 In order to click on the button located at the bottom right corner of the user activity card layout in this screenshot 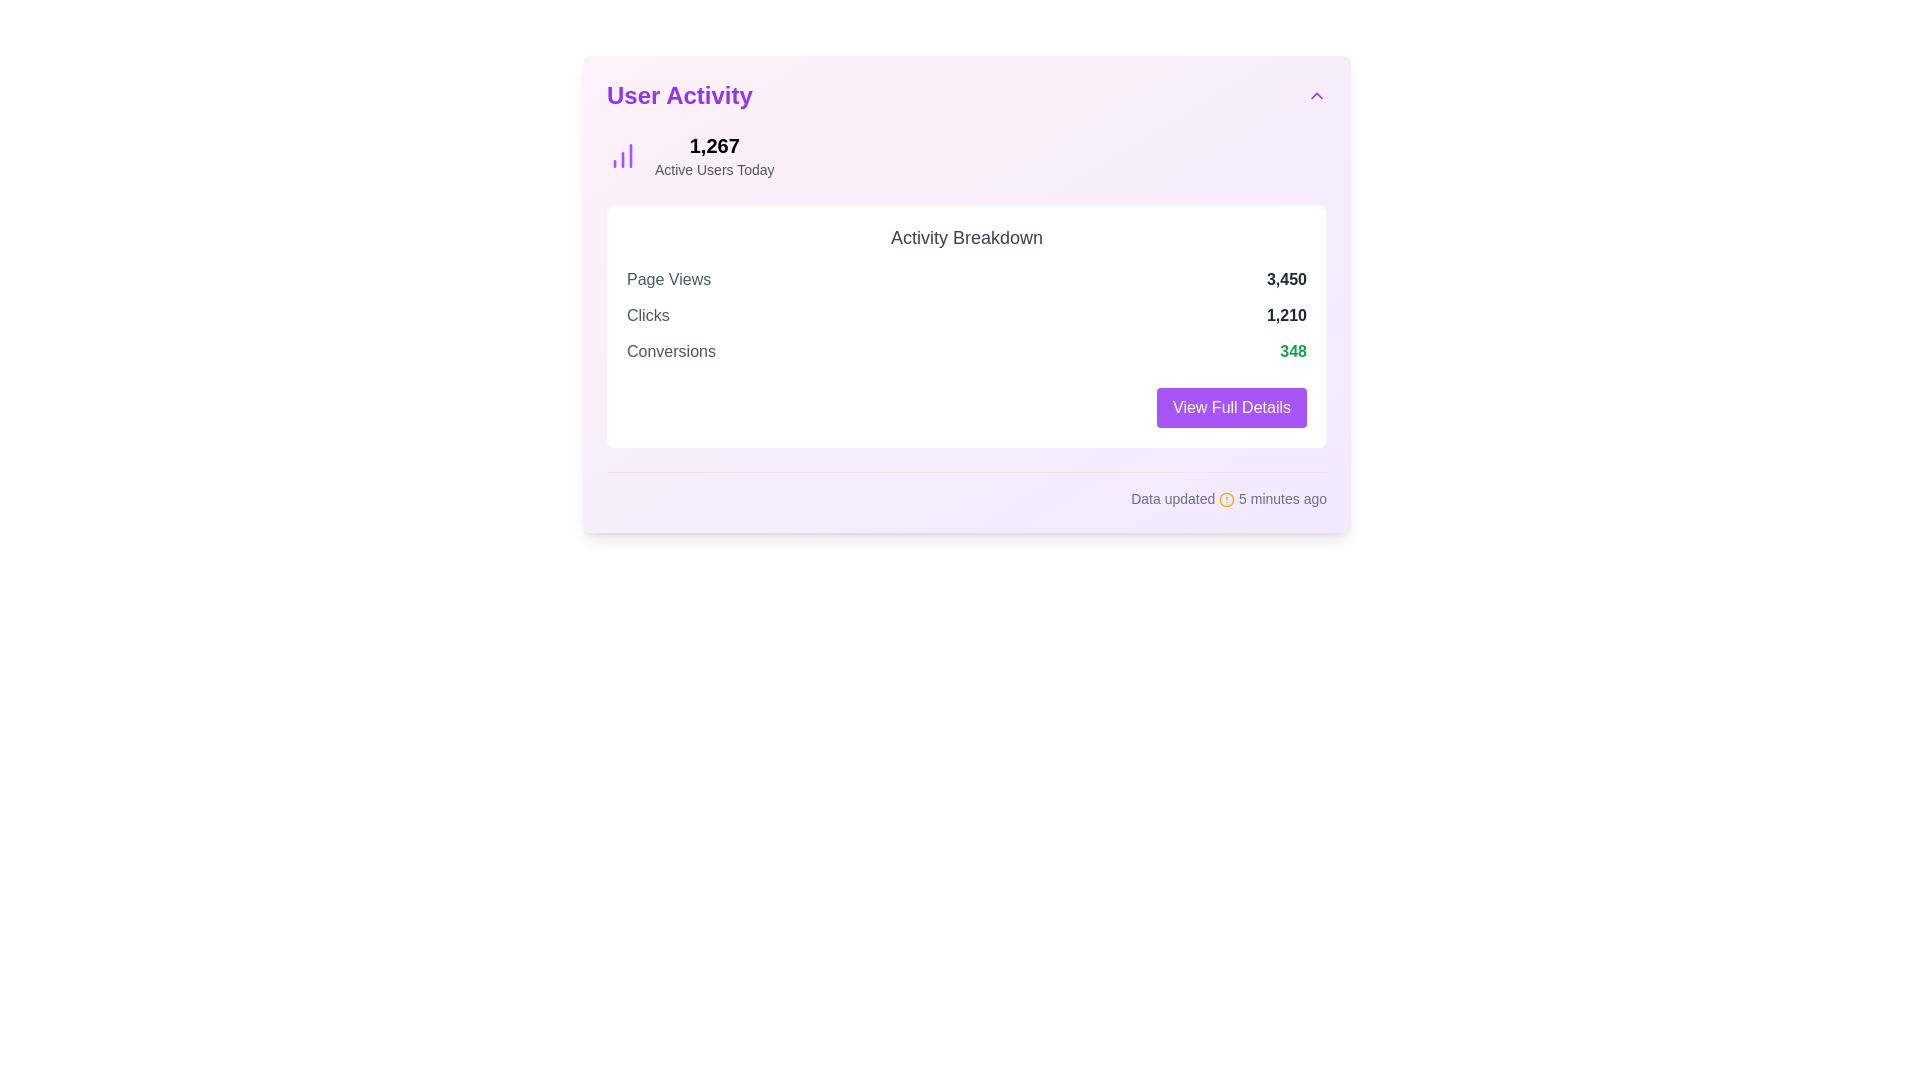, I will do `click(1231, 407)`.